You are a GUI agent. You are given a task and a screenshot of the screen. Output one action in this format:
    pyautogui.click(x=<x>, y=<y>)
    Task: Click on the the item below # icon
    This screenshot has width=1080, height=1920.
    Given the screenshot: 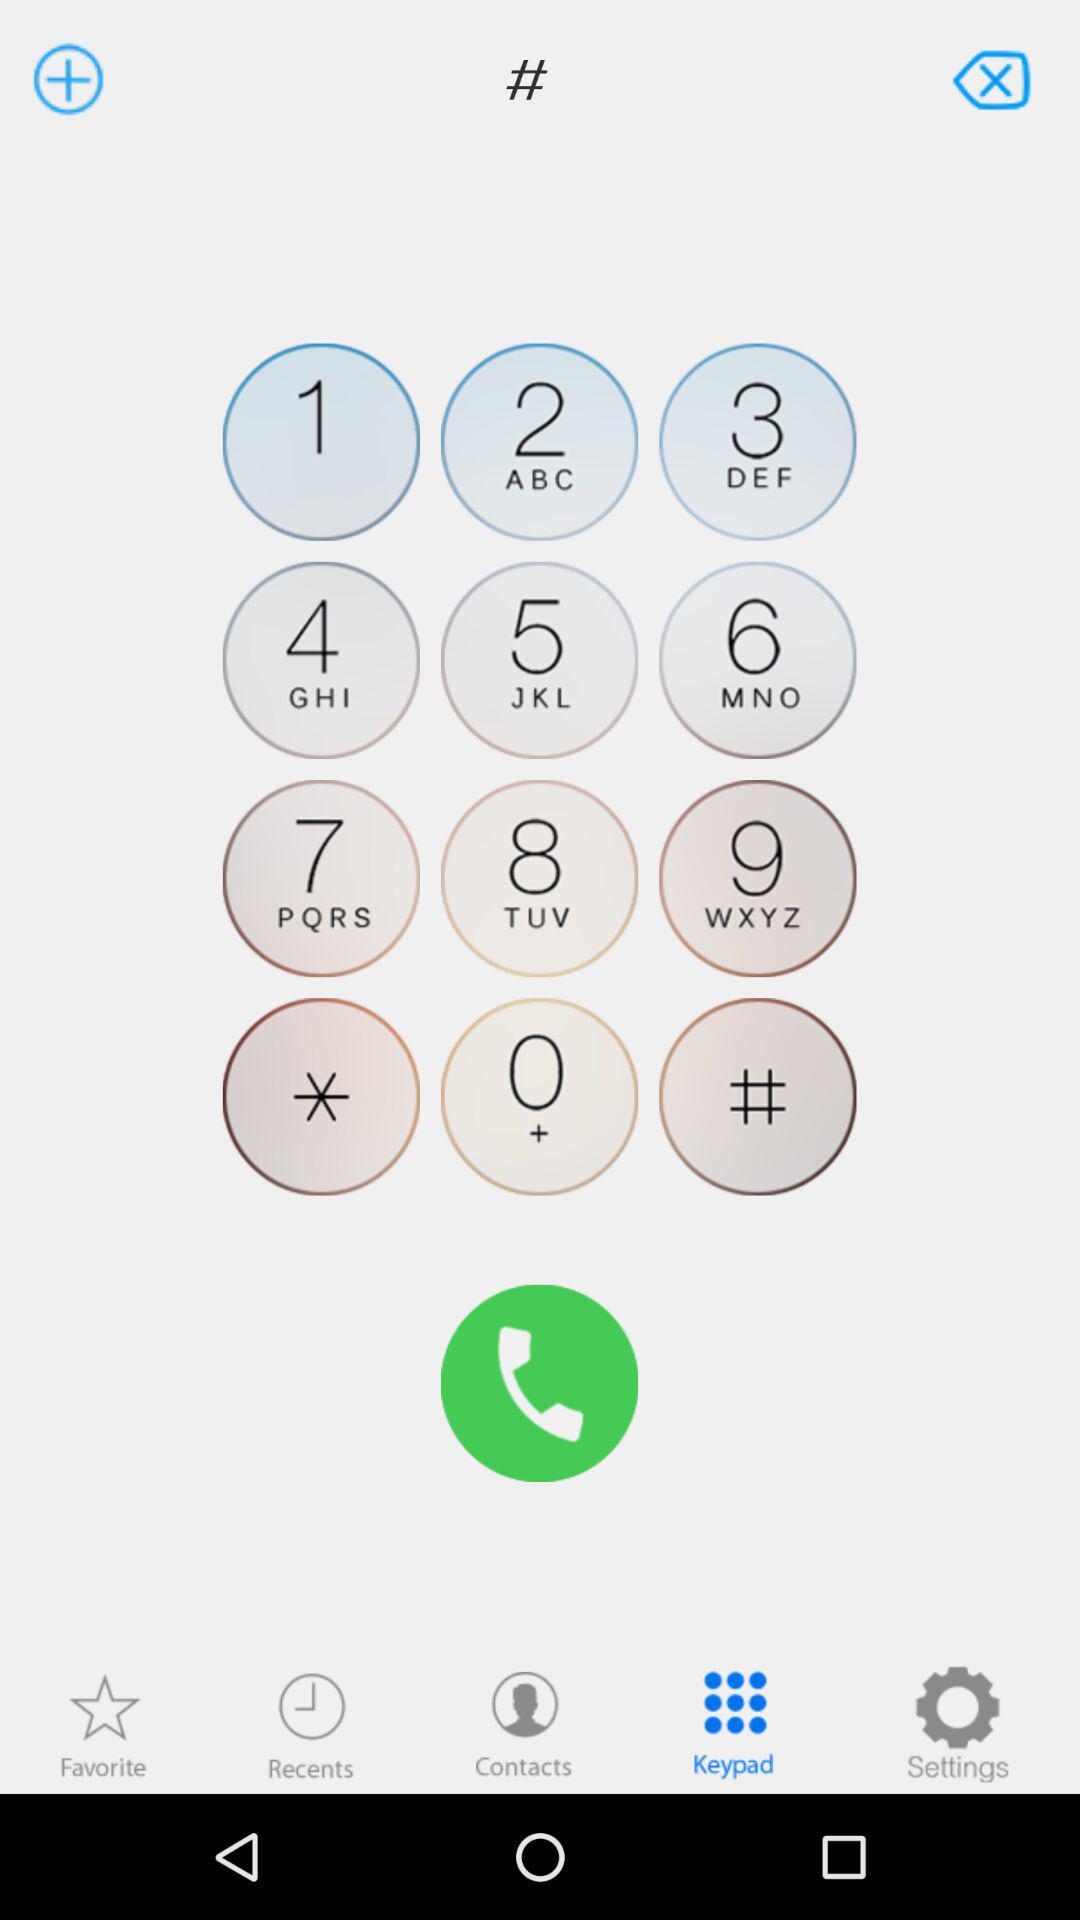 What is the action you would take?
    pyautogui.click(x=538, y=441)
    